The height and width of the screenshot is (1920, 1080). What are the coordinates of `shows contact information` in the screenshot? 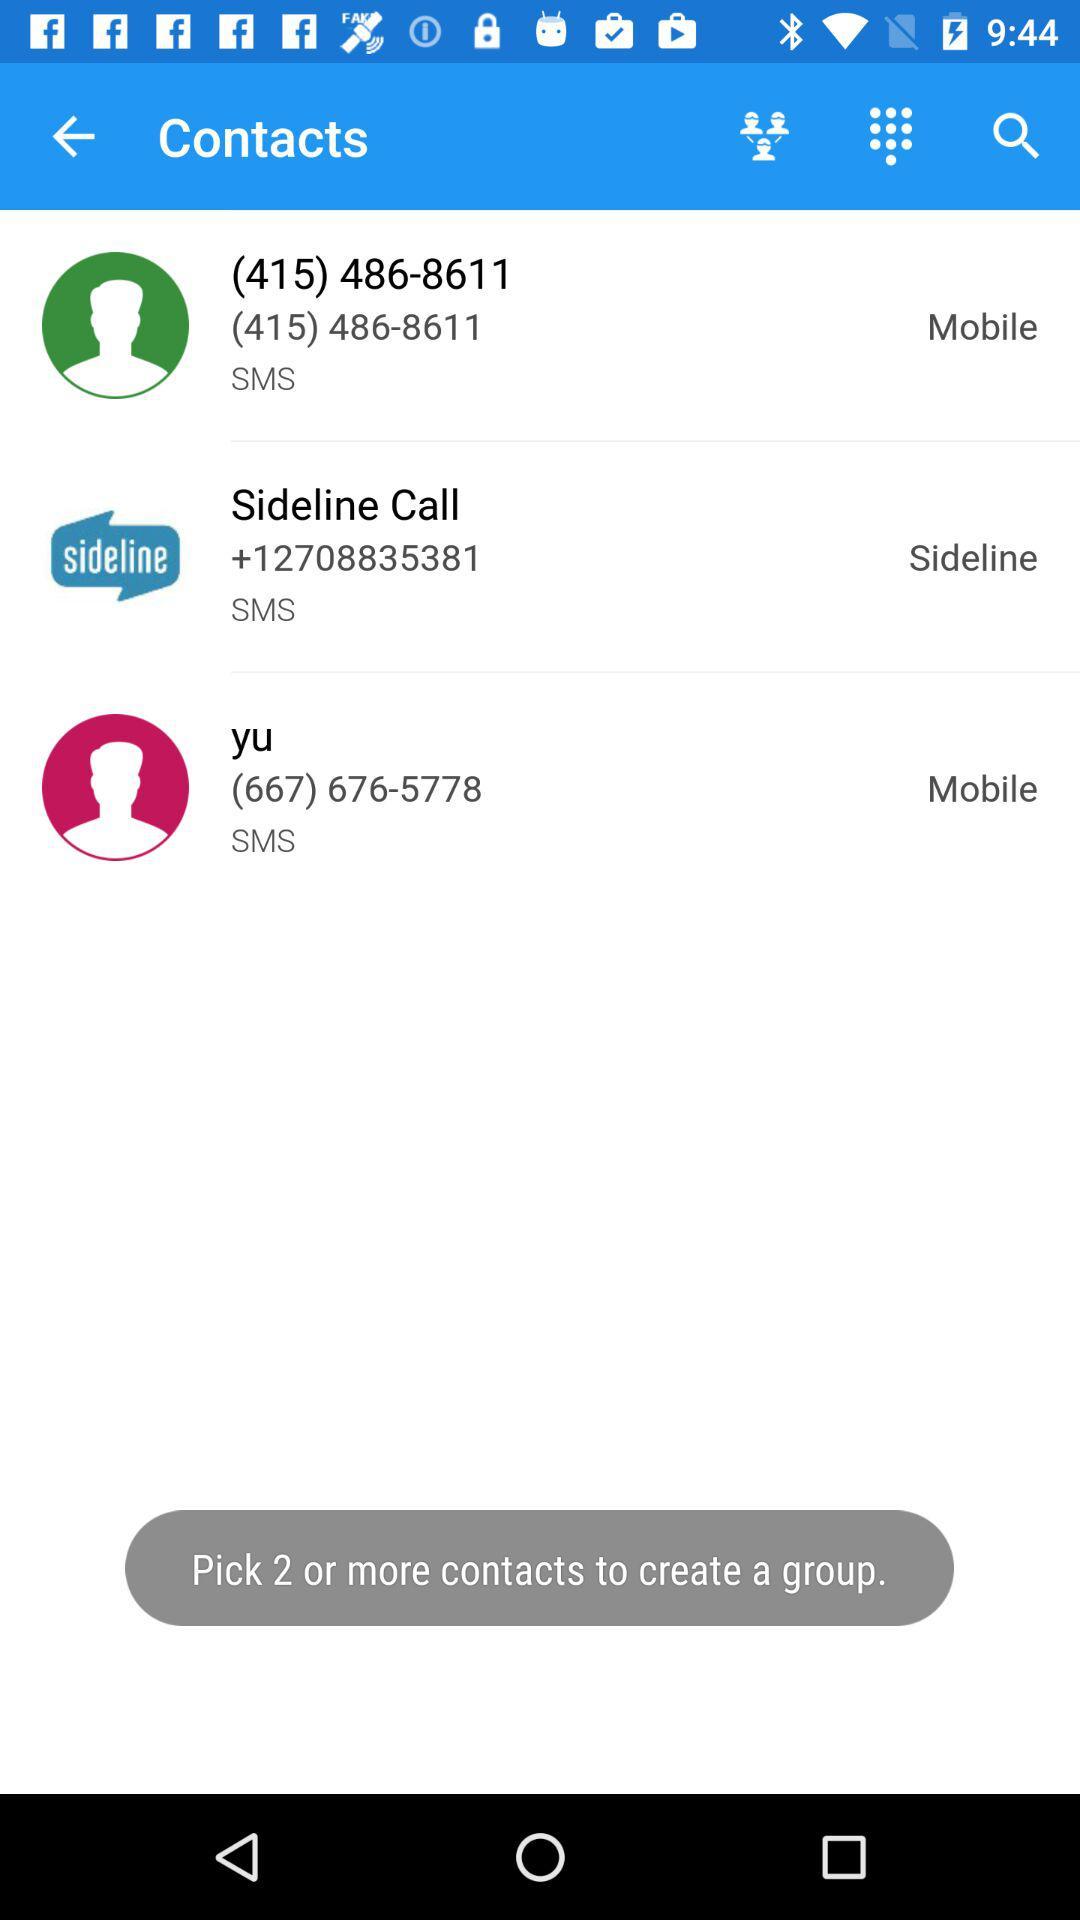 It's located at (115, 325).